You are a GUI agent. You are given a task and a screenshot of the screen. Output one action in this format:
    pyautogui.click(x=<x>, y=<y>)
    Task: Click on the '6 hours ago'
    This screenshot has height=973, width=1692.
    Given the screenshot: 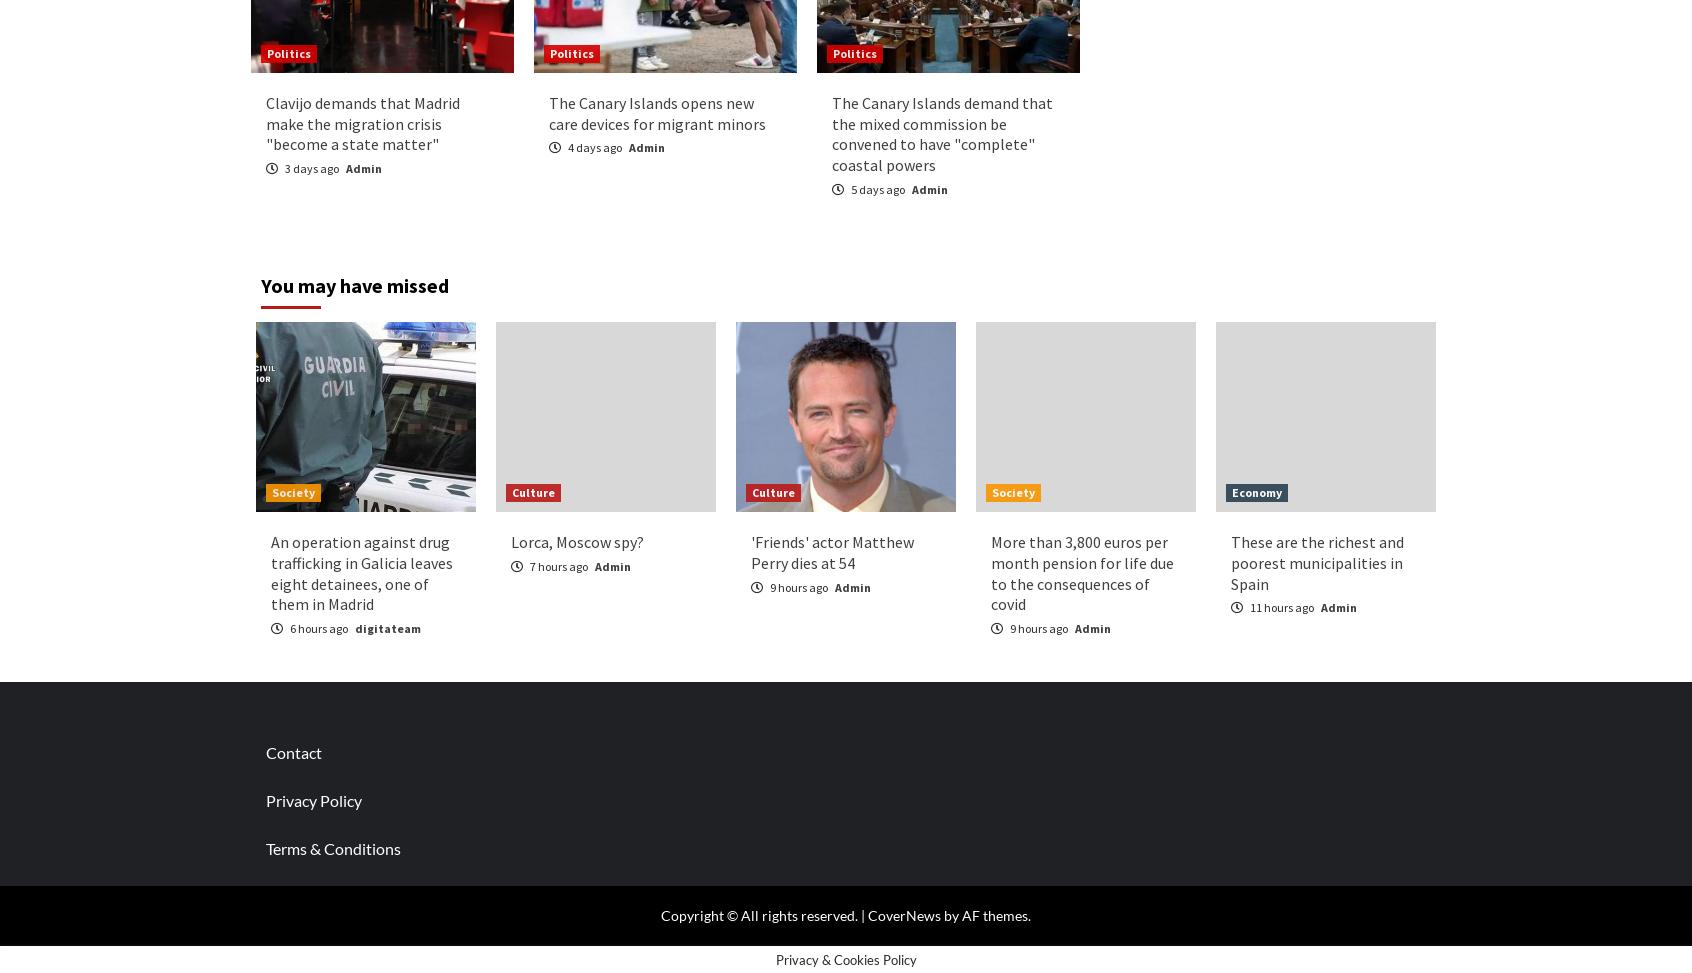 What is the action you would take?
    pyautogui.click(x=317, y=627)
    